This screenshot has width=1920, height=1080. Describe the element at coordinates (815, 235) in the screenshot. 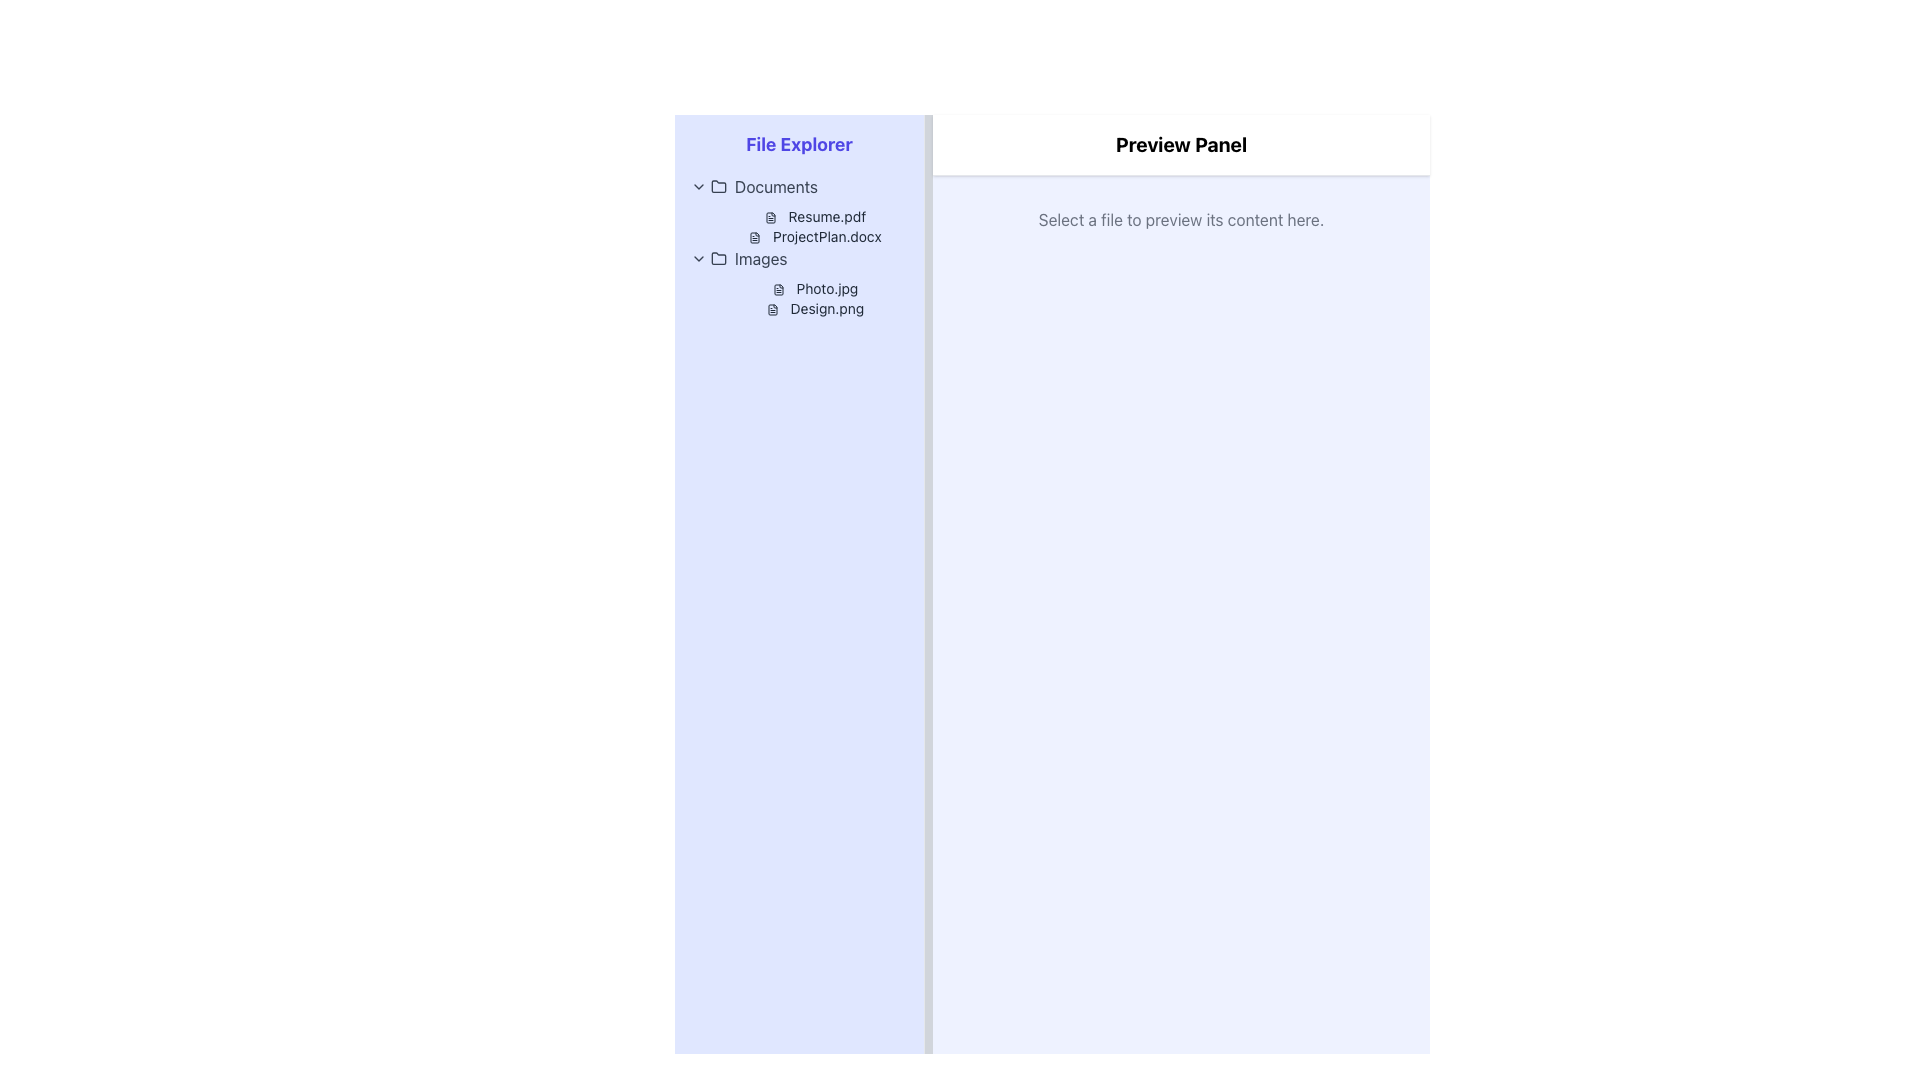

I see `the text label displaying the filename 'ProjectPlan.docx' in the file explorer panel` at that location.